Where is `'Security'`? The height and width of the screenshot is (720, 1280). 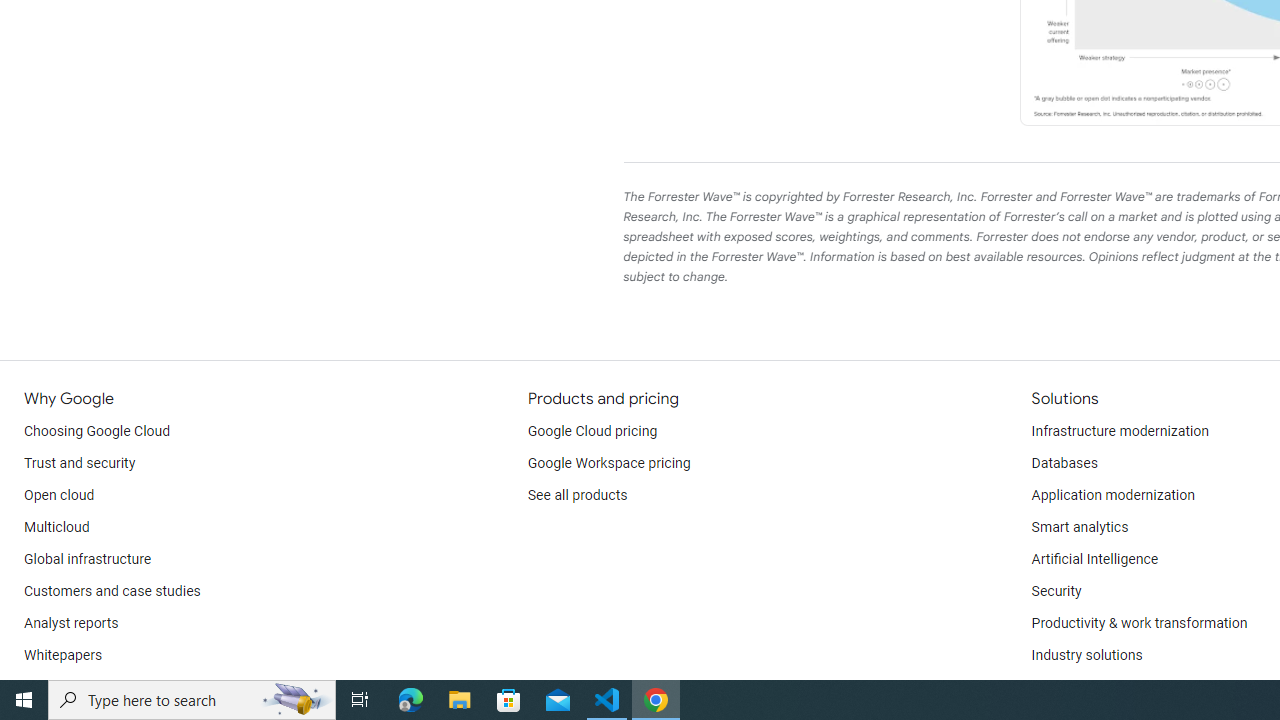
'Security' is located at coordinates (1055, 590).